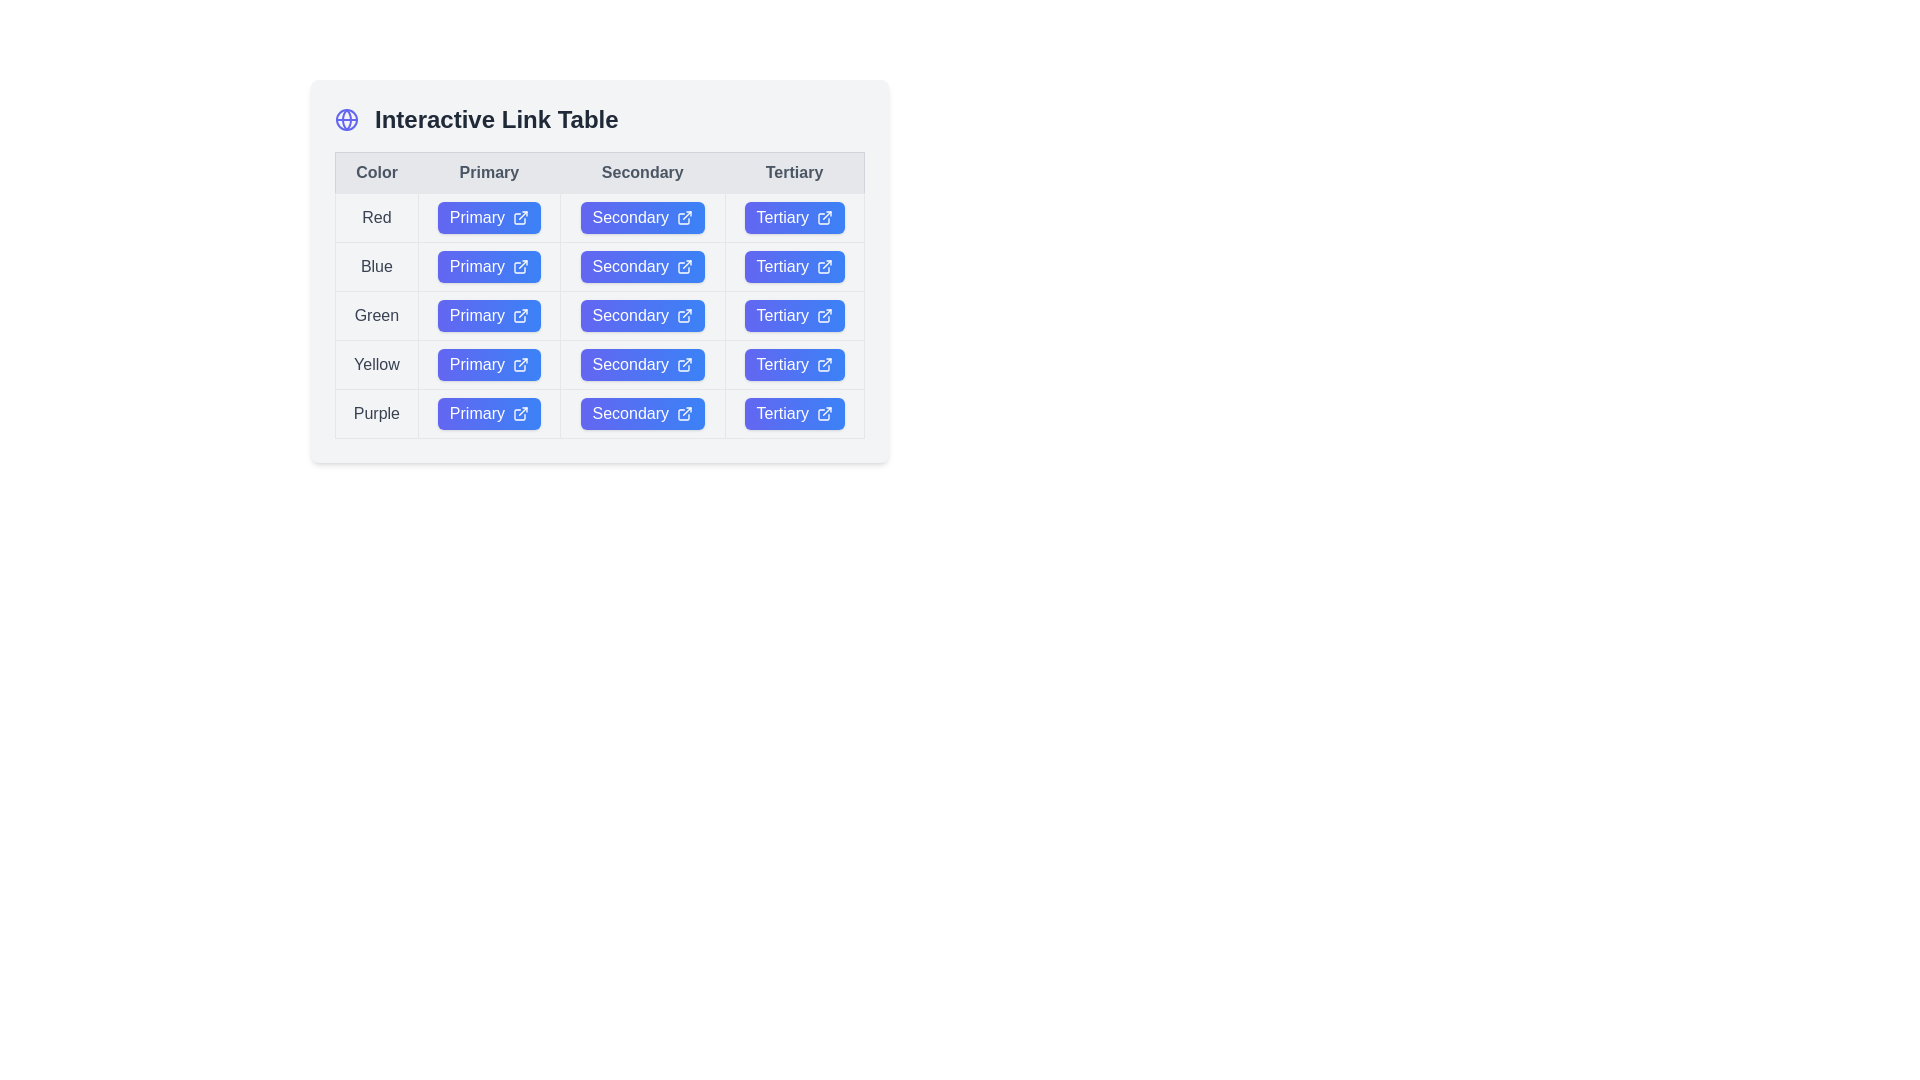 The width and height of the screenshot is (1920, 1080). Describe the element at coordinates (684, 315) in the screenshot. I see `the graphical segment of the external link icon associated with the 'Secondary' link in the 'Green' row of the table, located in the third column of the third row` at that location.